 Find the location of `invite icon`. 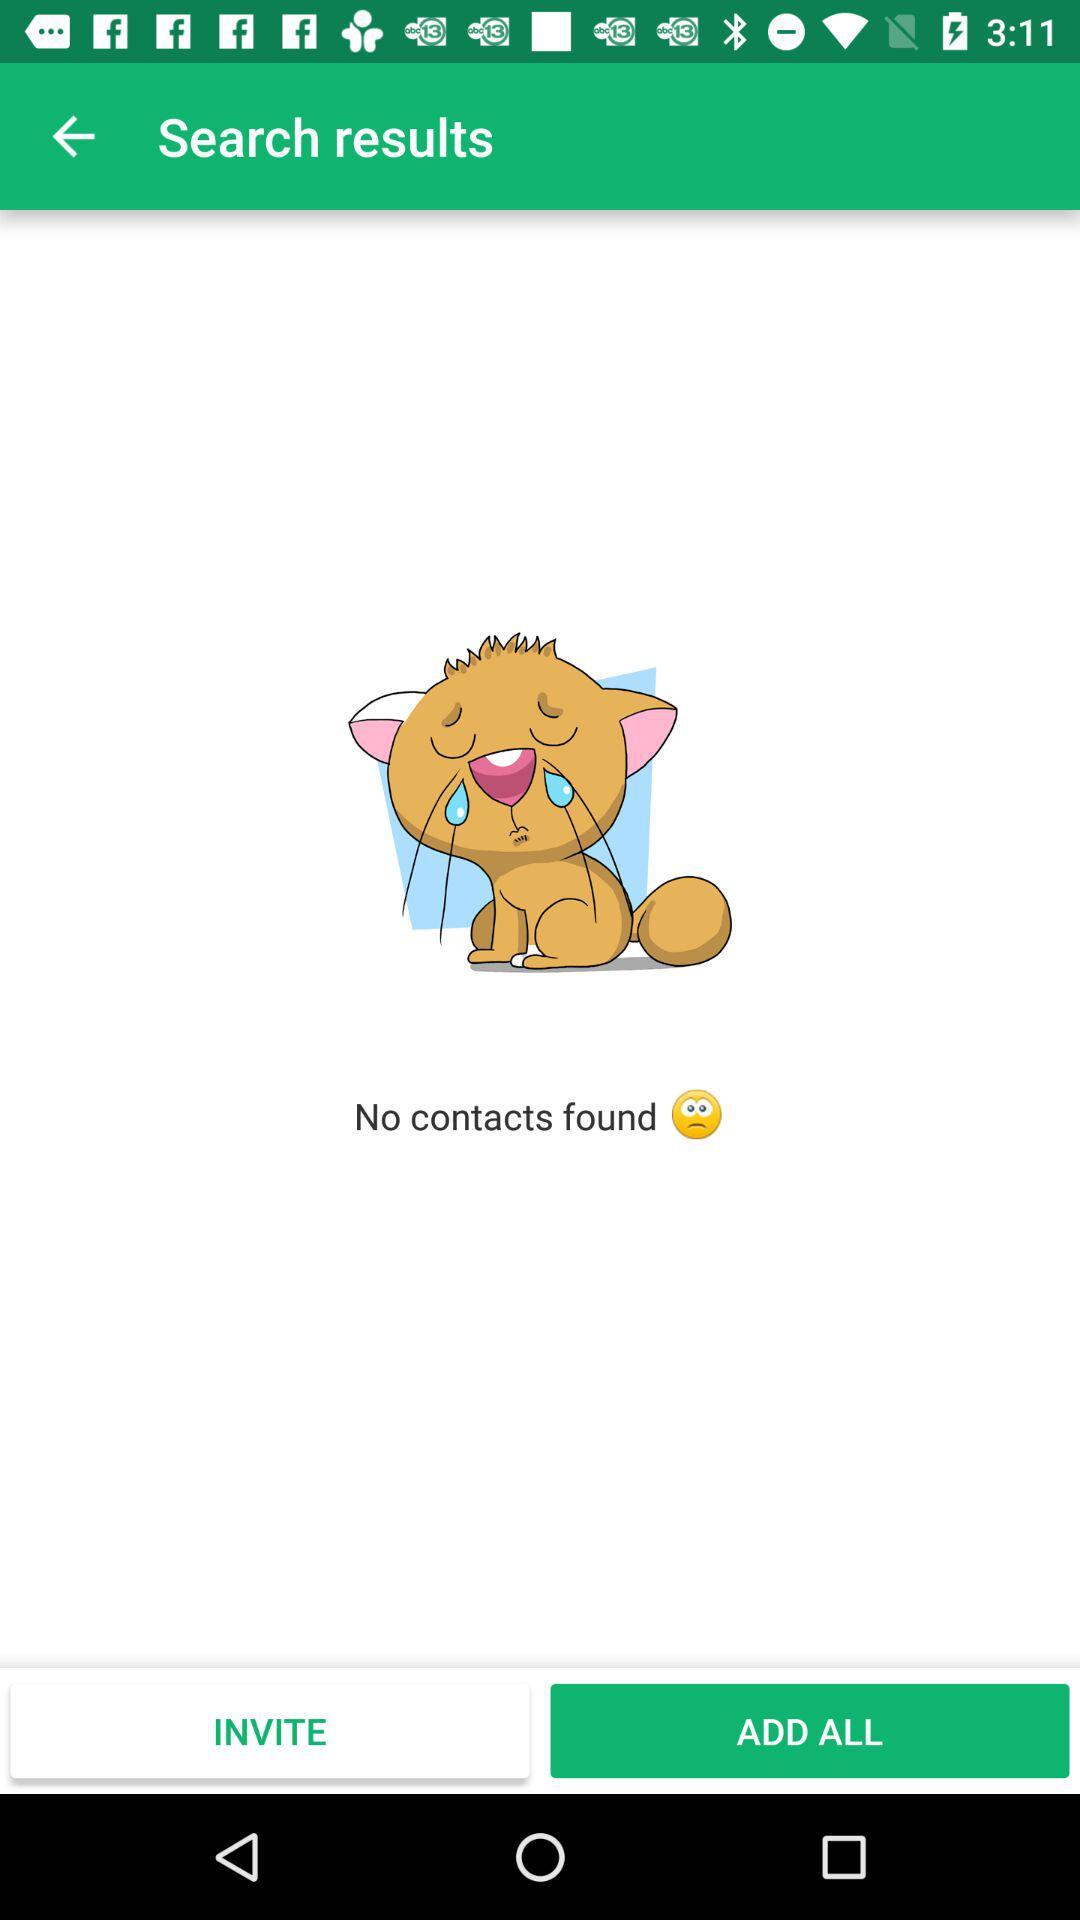

invite icon is located at coordinates (270, 1730).